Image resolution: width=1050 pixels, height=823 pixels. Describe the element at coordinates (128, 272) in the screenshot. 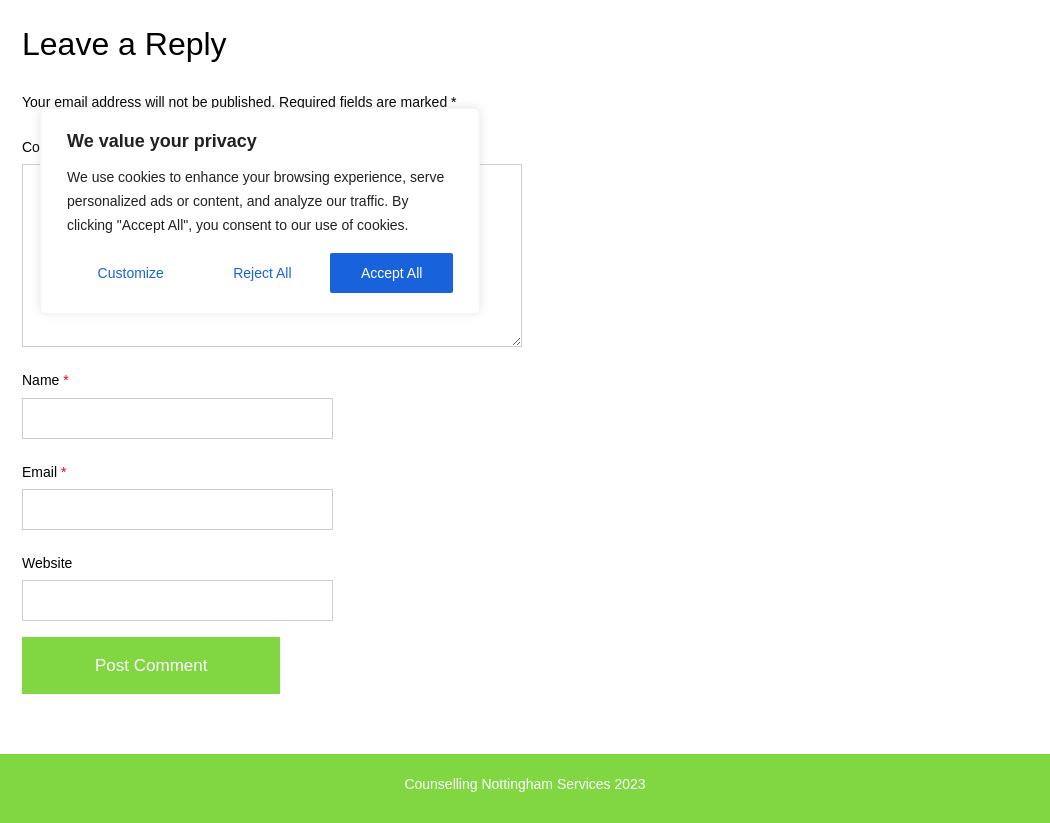

I see `'Customize'` at that location.